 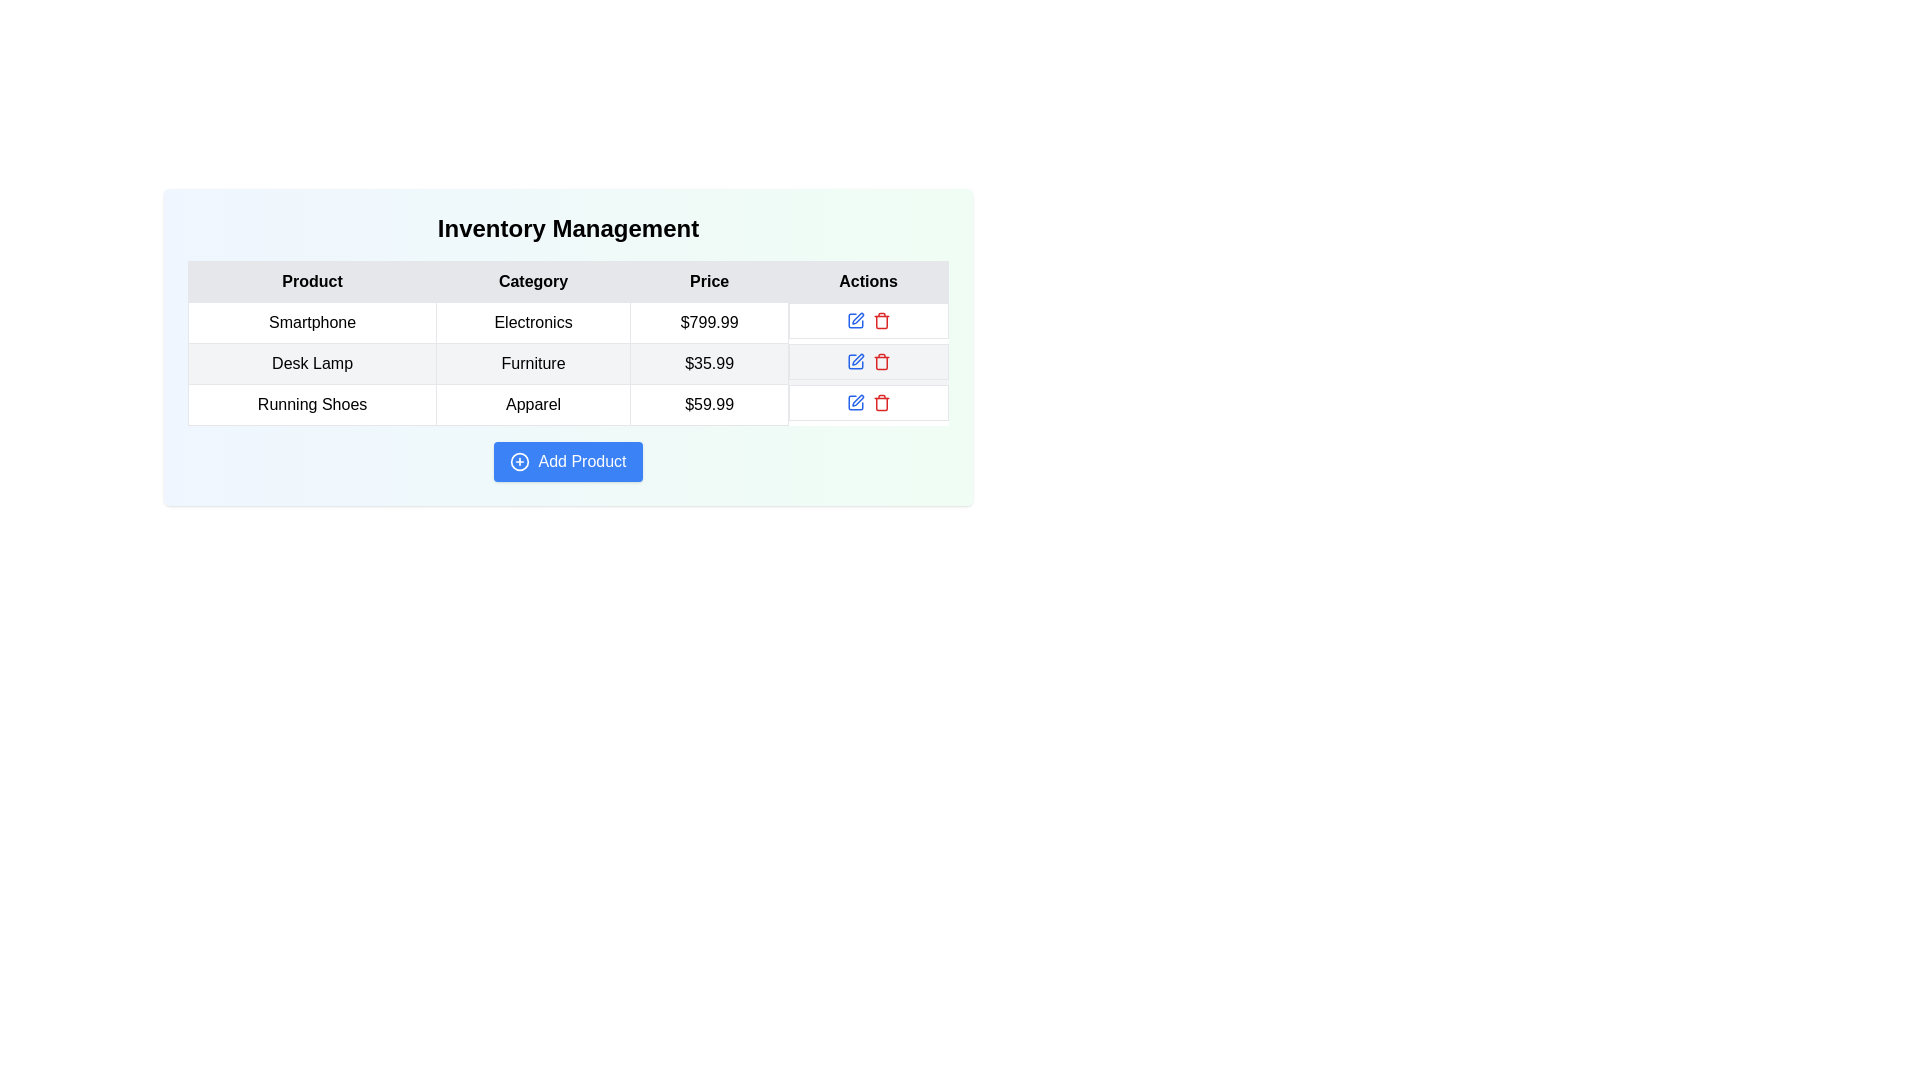 I want to click on table cell in the third row under the 'Category' column that contains the text 'Apparel' for text purposes, so click(x=567, y=405).